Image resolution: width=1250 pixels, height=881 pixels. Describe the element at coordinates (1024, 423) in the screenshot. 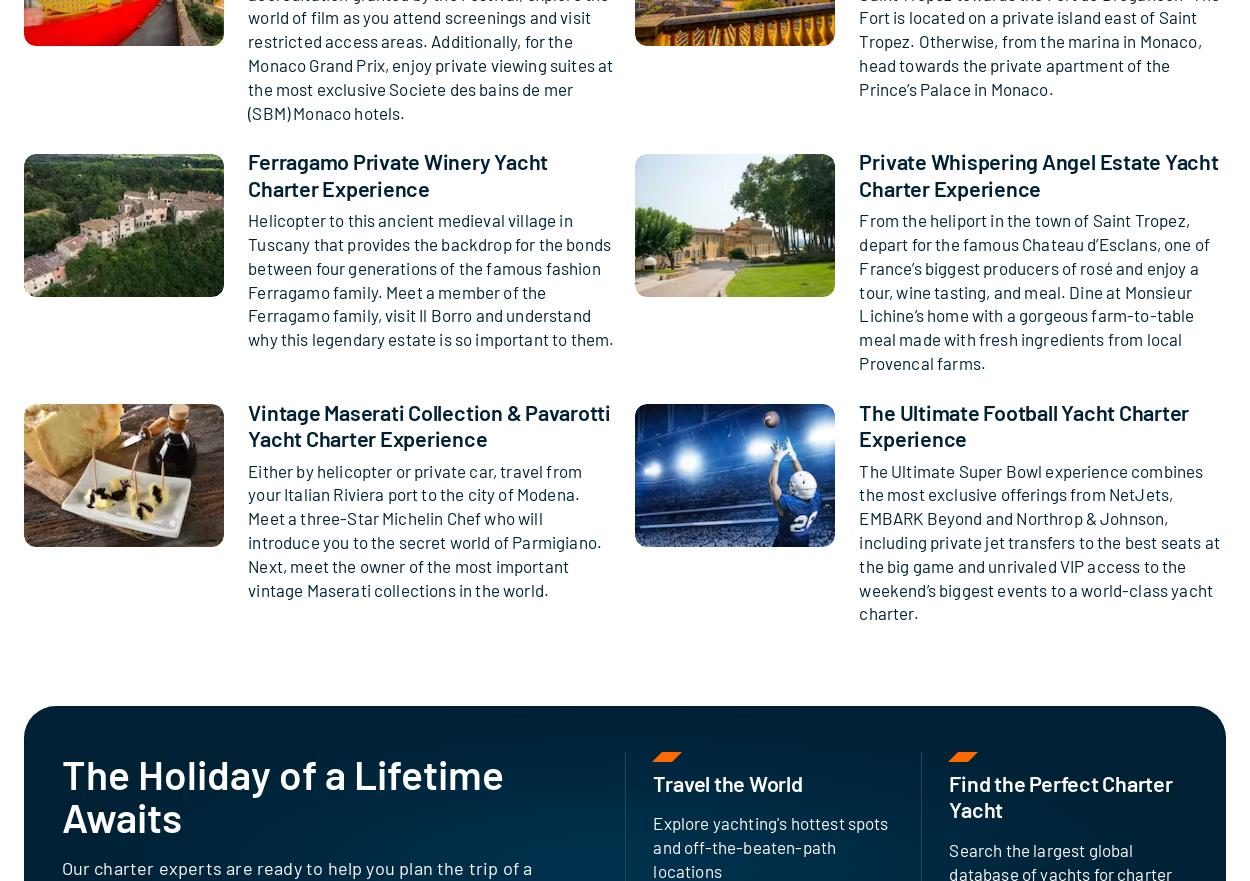

I see `'The Ultimate Football Yacht Charter Experience'` at that location.